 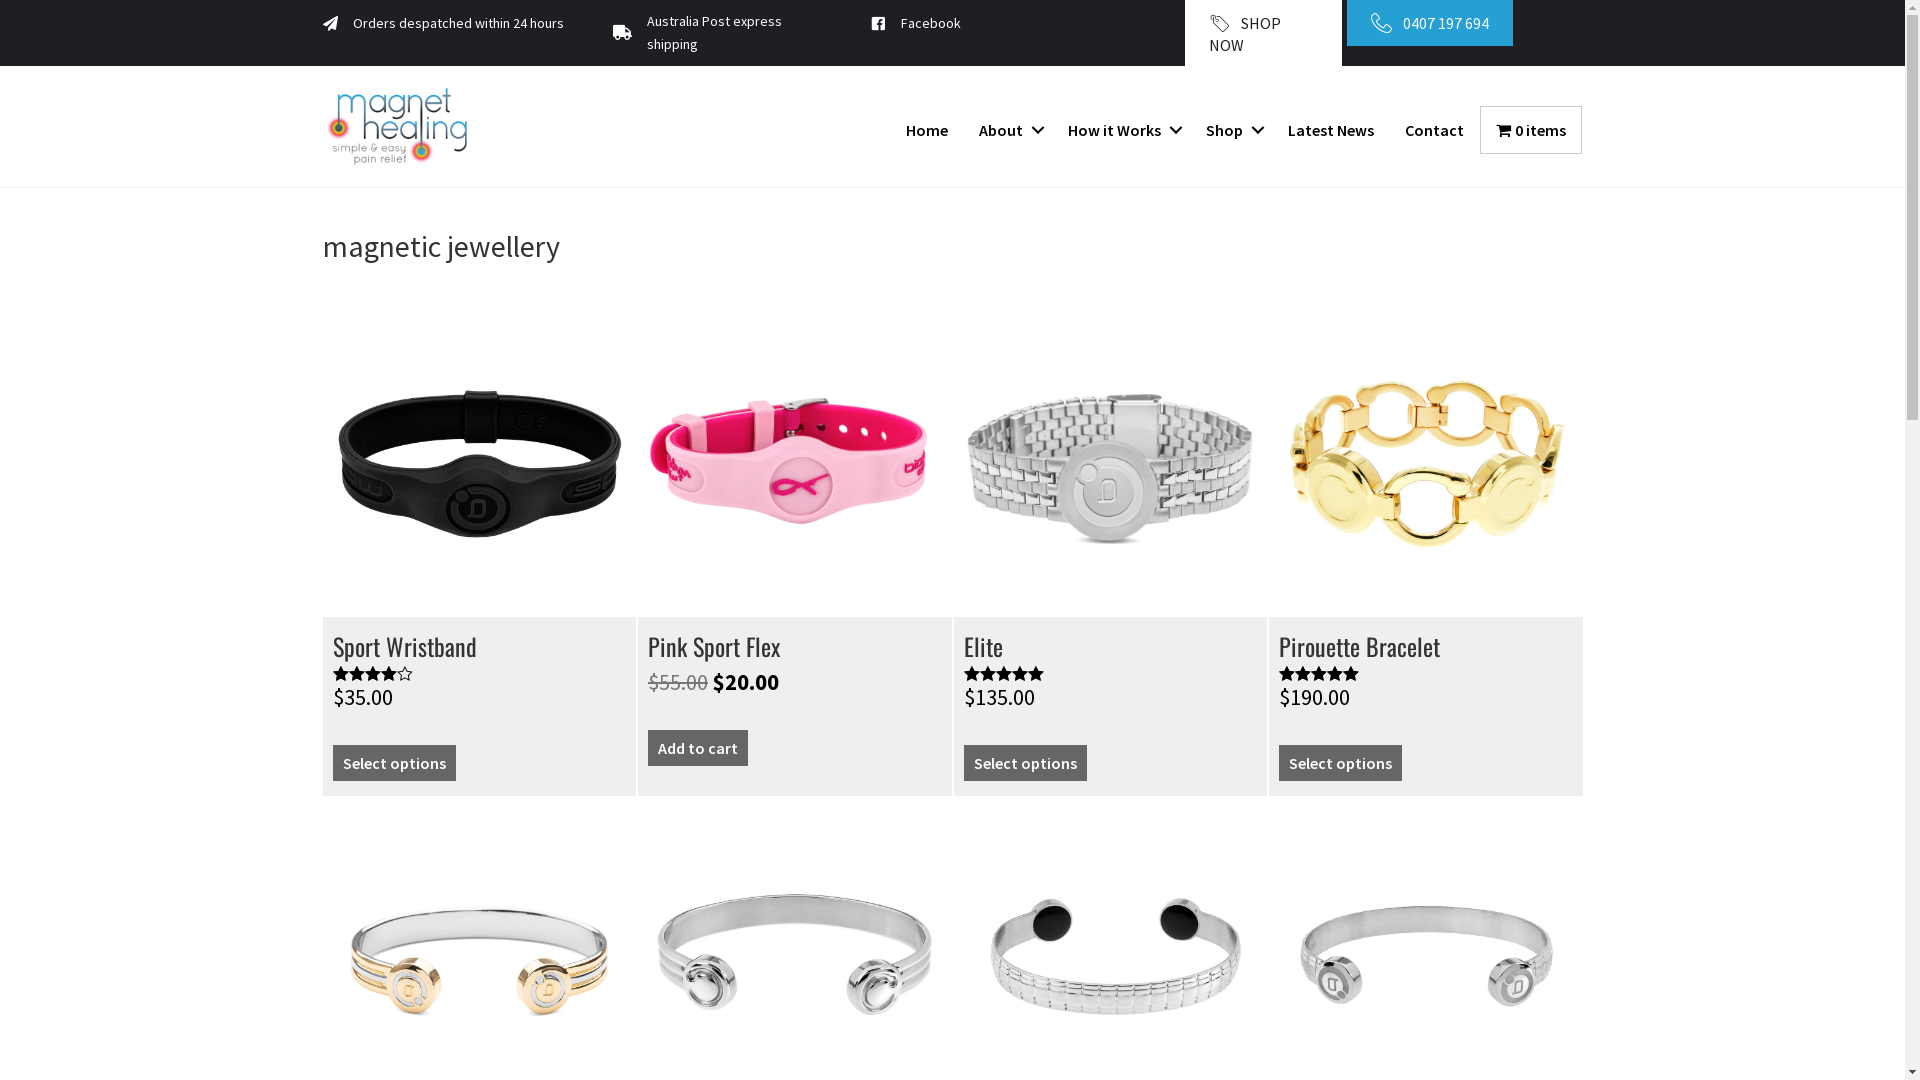 What do you see at coordinates (1433, 130) in the screenshot?
I see `'Contact'` at bounding box center [1433, 130].